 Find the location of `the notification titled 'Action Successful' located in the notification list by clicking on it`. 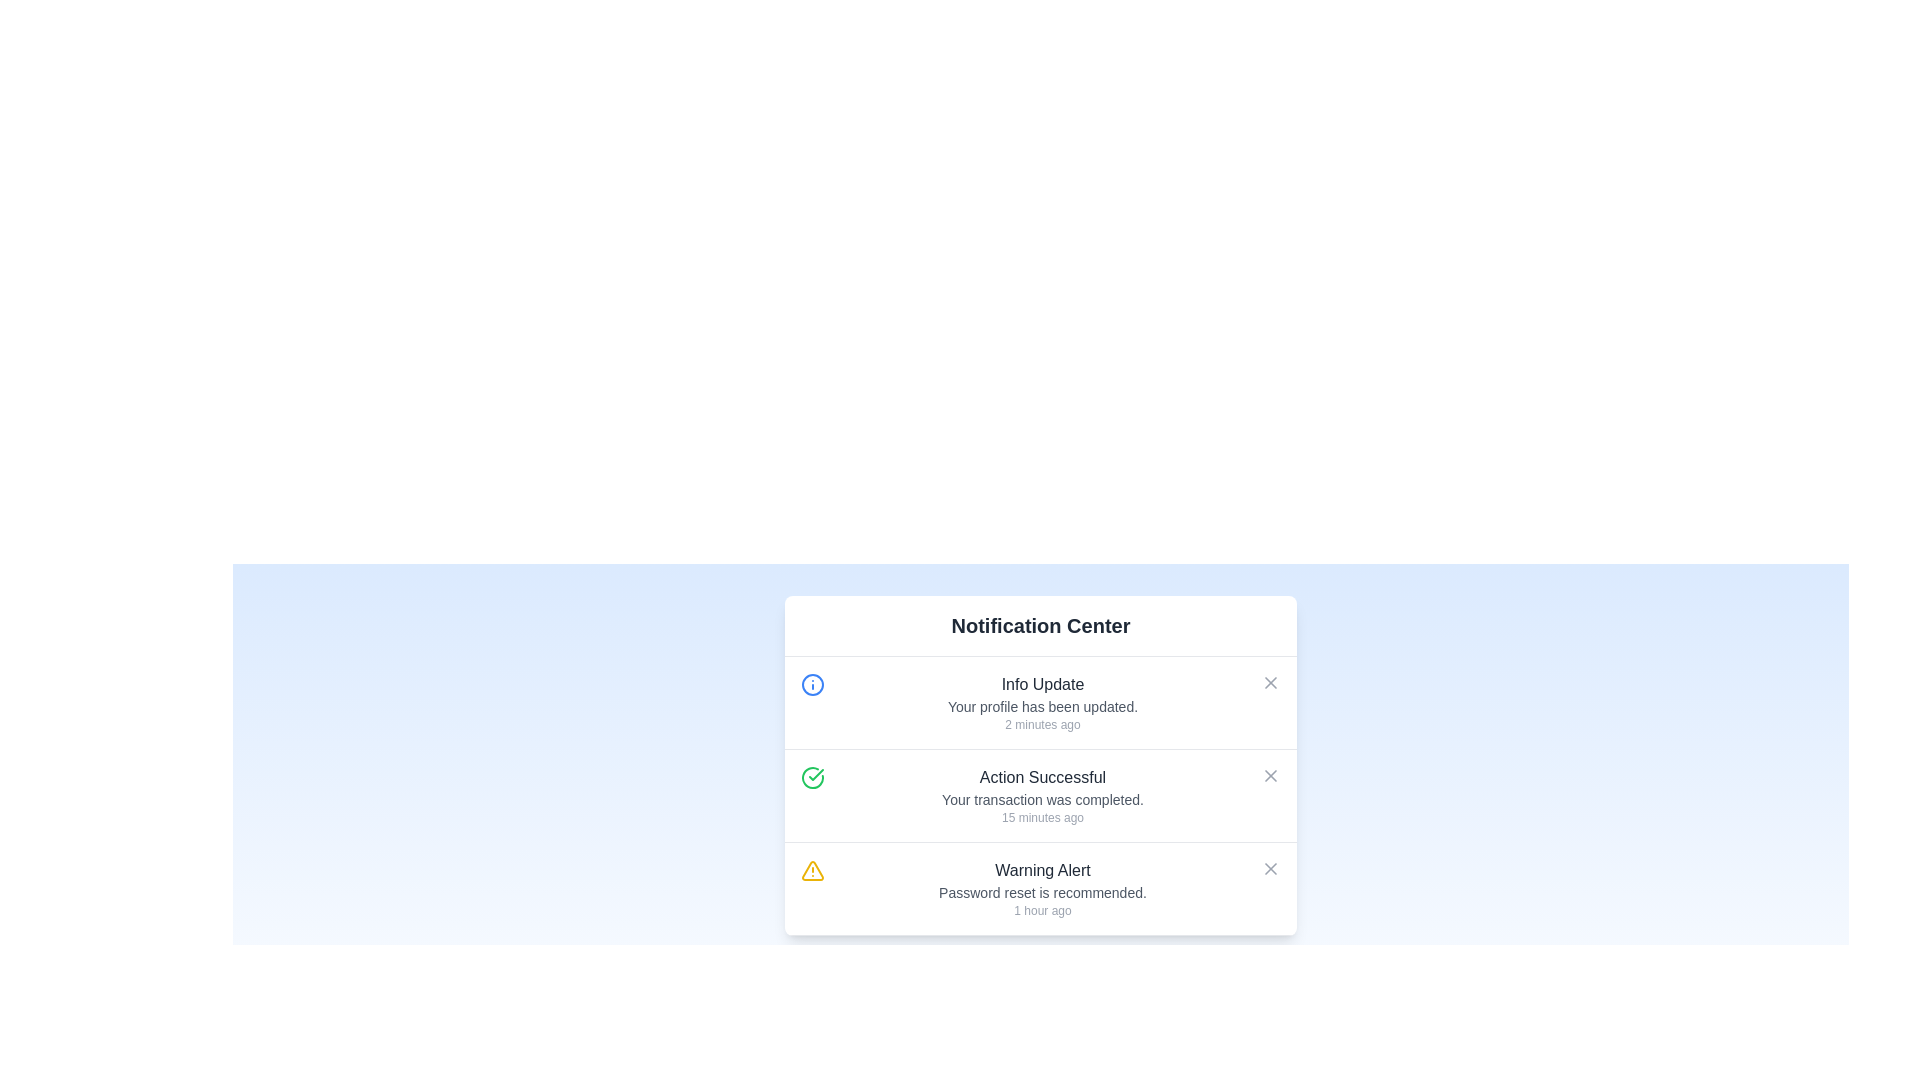

the notification titled 'Action Successful' located in the notification list by clicking on it is located at coordinates (1041, 794).